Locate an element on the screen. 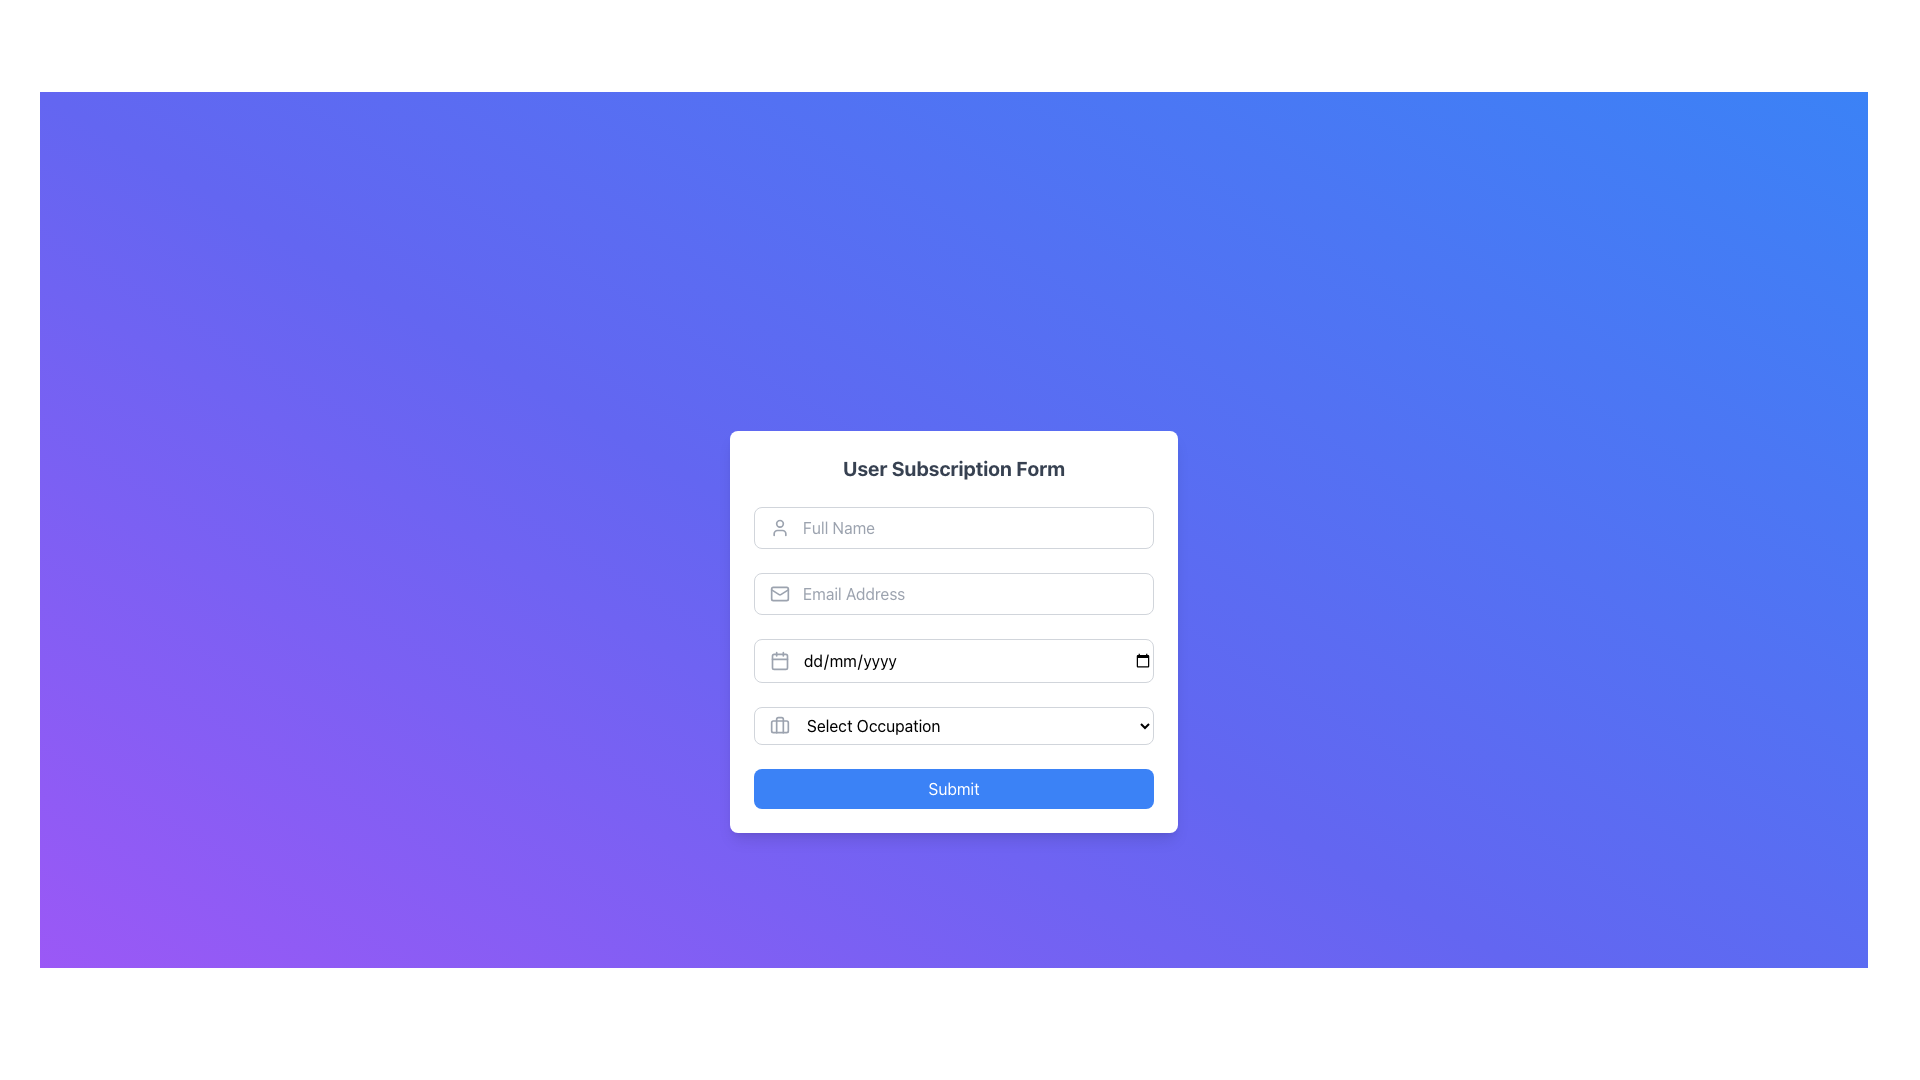 The width and height of the screenshot is (1920, 1080). the input fields of the centered User Subscription Form to focus on them is located at coordinates (953, 632).